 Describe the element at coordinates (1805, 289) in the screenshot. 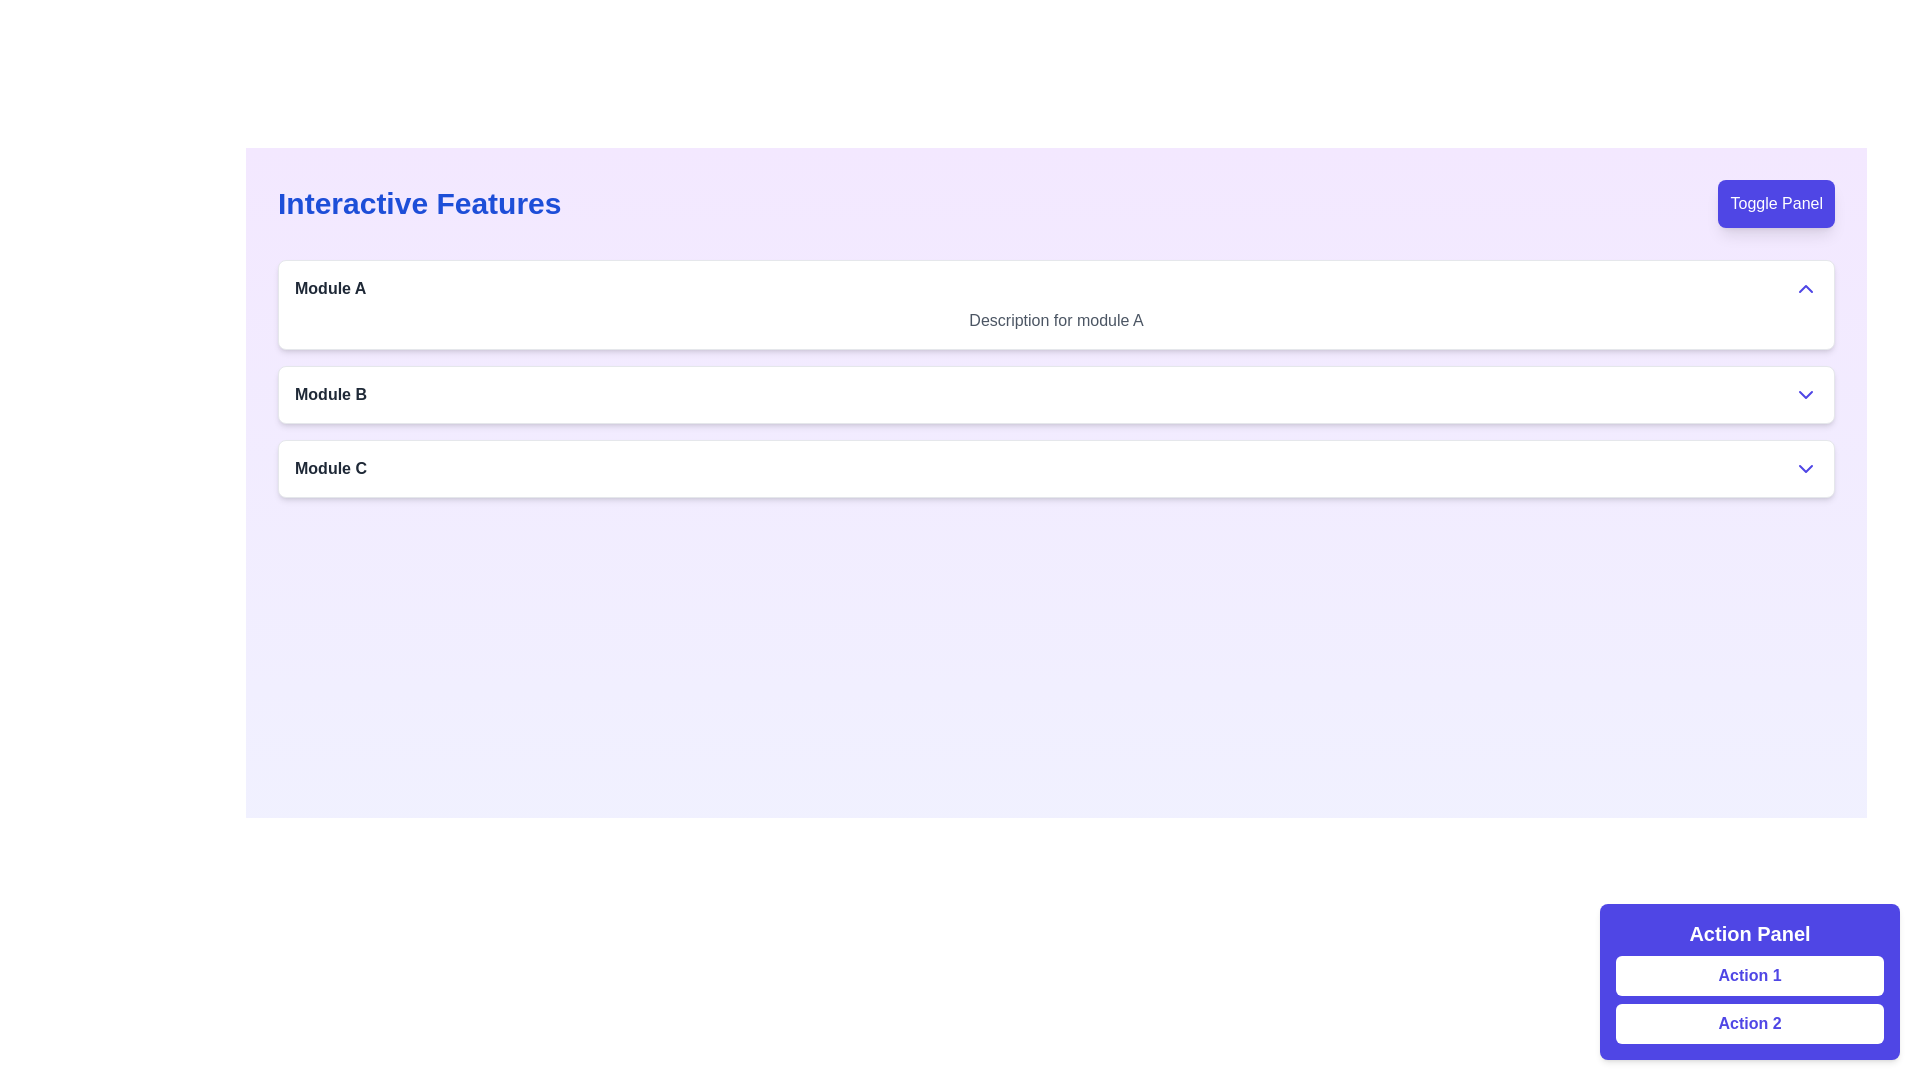

I see `the chevron button located at the top-right corner of the 'Module A' section header` at that location.